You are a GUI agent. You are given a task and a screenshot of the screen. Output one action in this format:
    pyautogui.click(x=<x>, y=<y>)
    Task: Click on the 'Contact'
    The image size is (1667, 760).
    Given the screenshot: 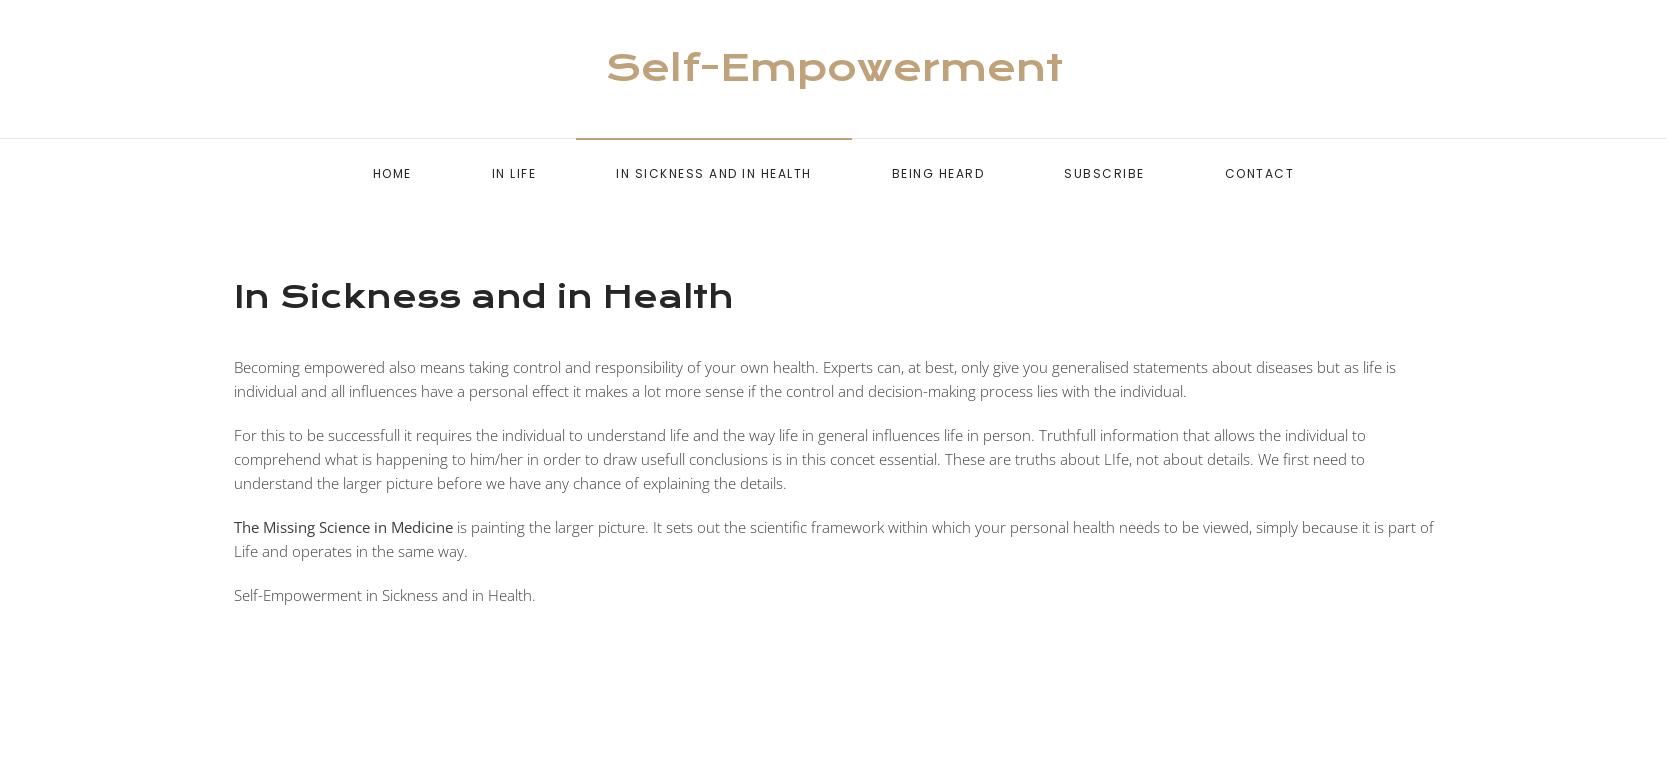 What is the action you would take?
    pyautogui.click(x=1257, y=173)
    